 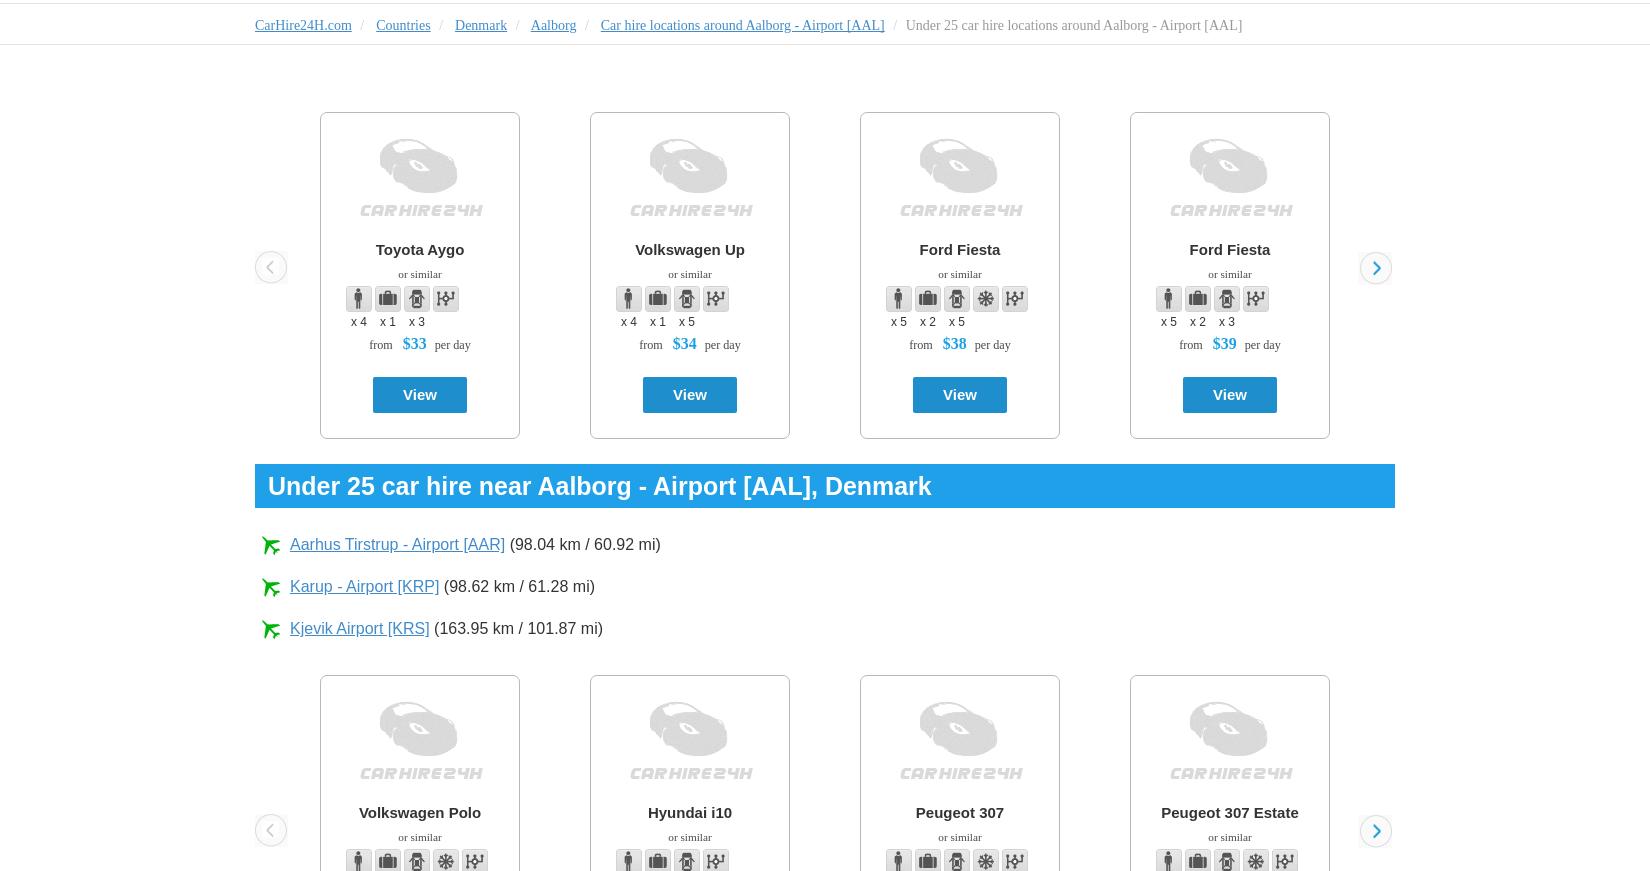 I want to click on 'Aarhus Tirstrup - Airport [AAR]', so click(x=397, y=544).